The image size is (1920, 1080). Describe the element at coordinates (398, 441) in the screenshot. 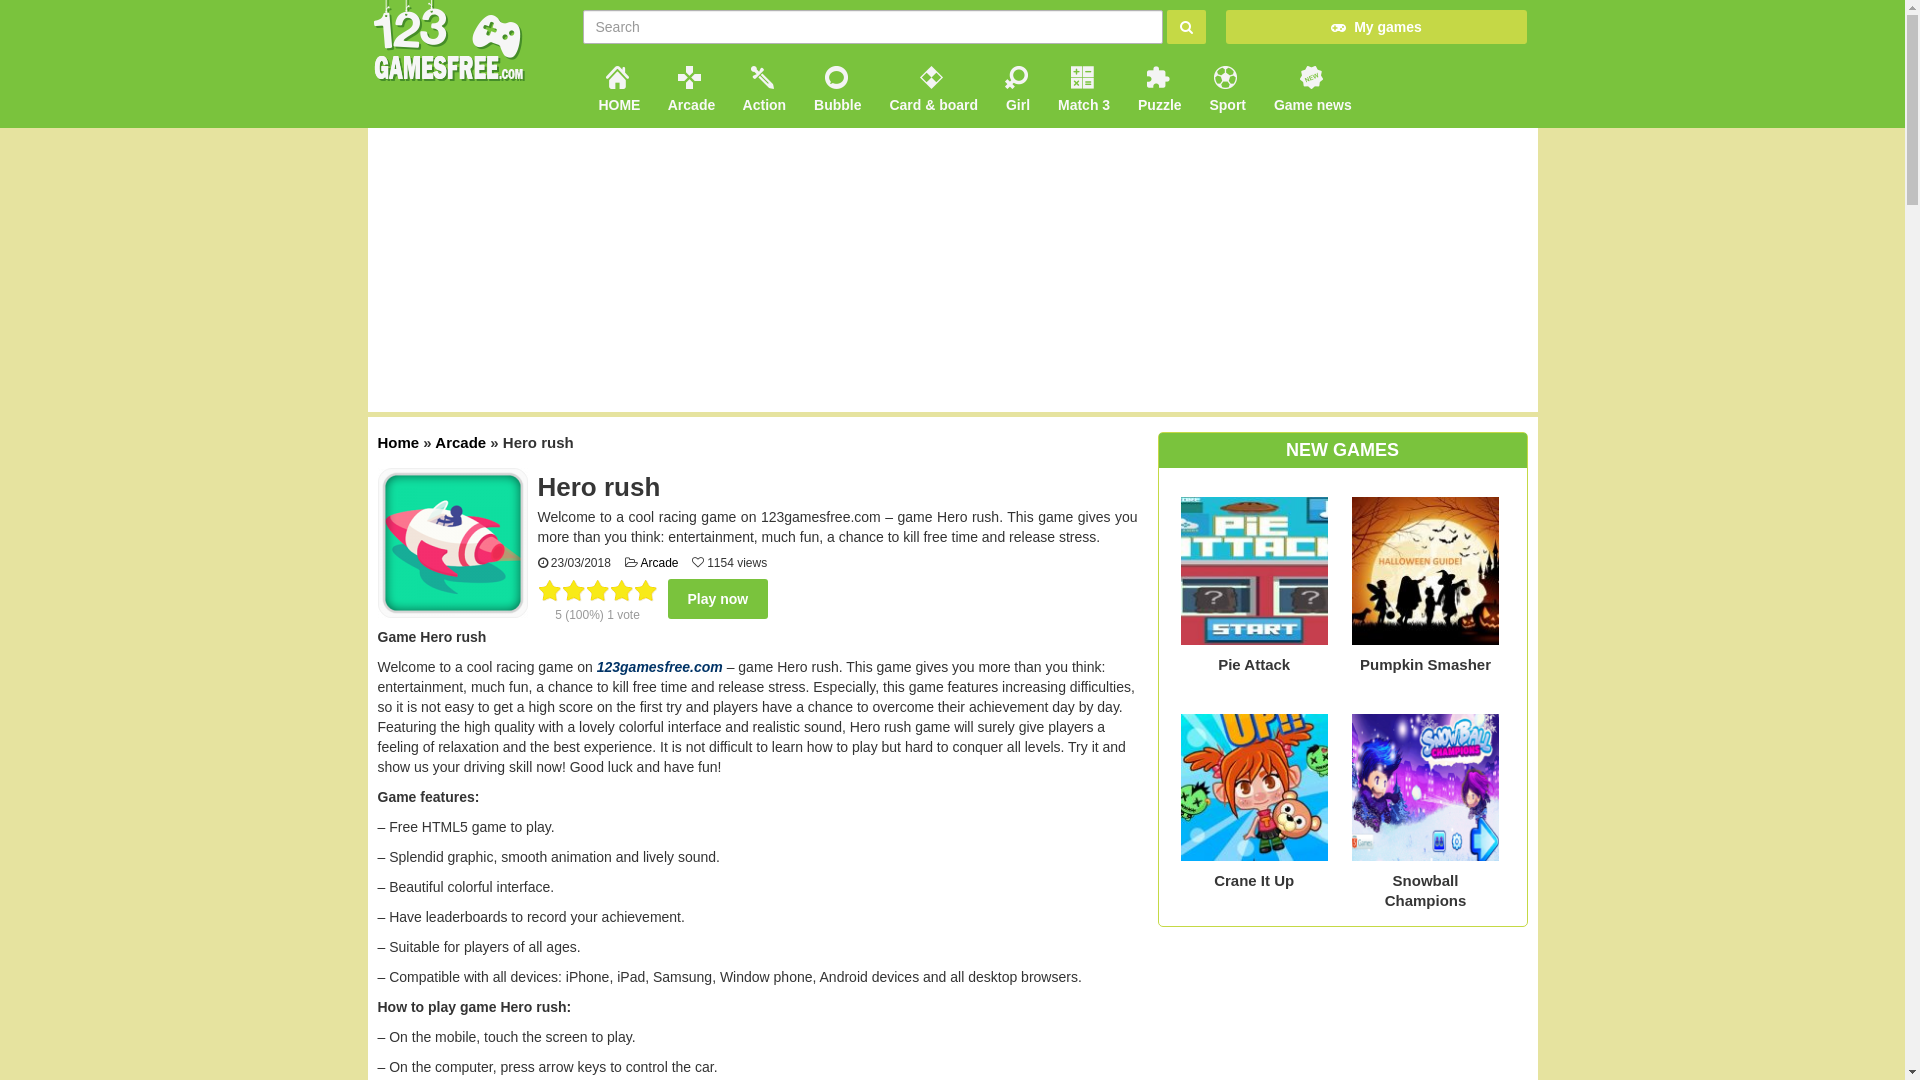

I see `'Home'` at that location.